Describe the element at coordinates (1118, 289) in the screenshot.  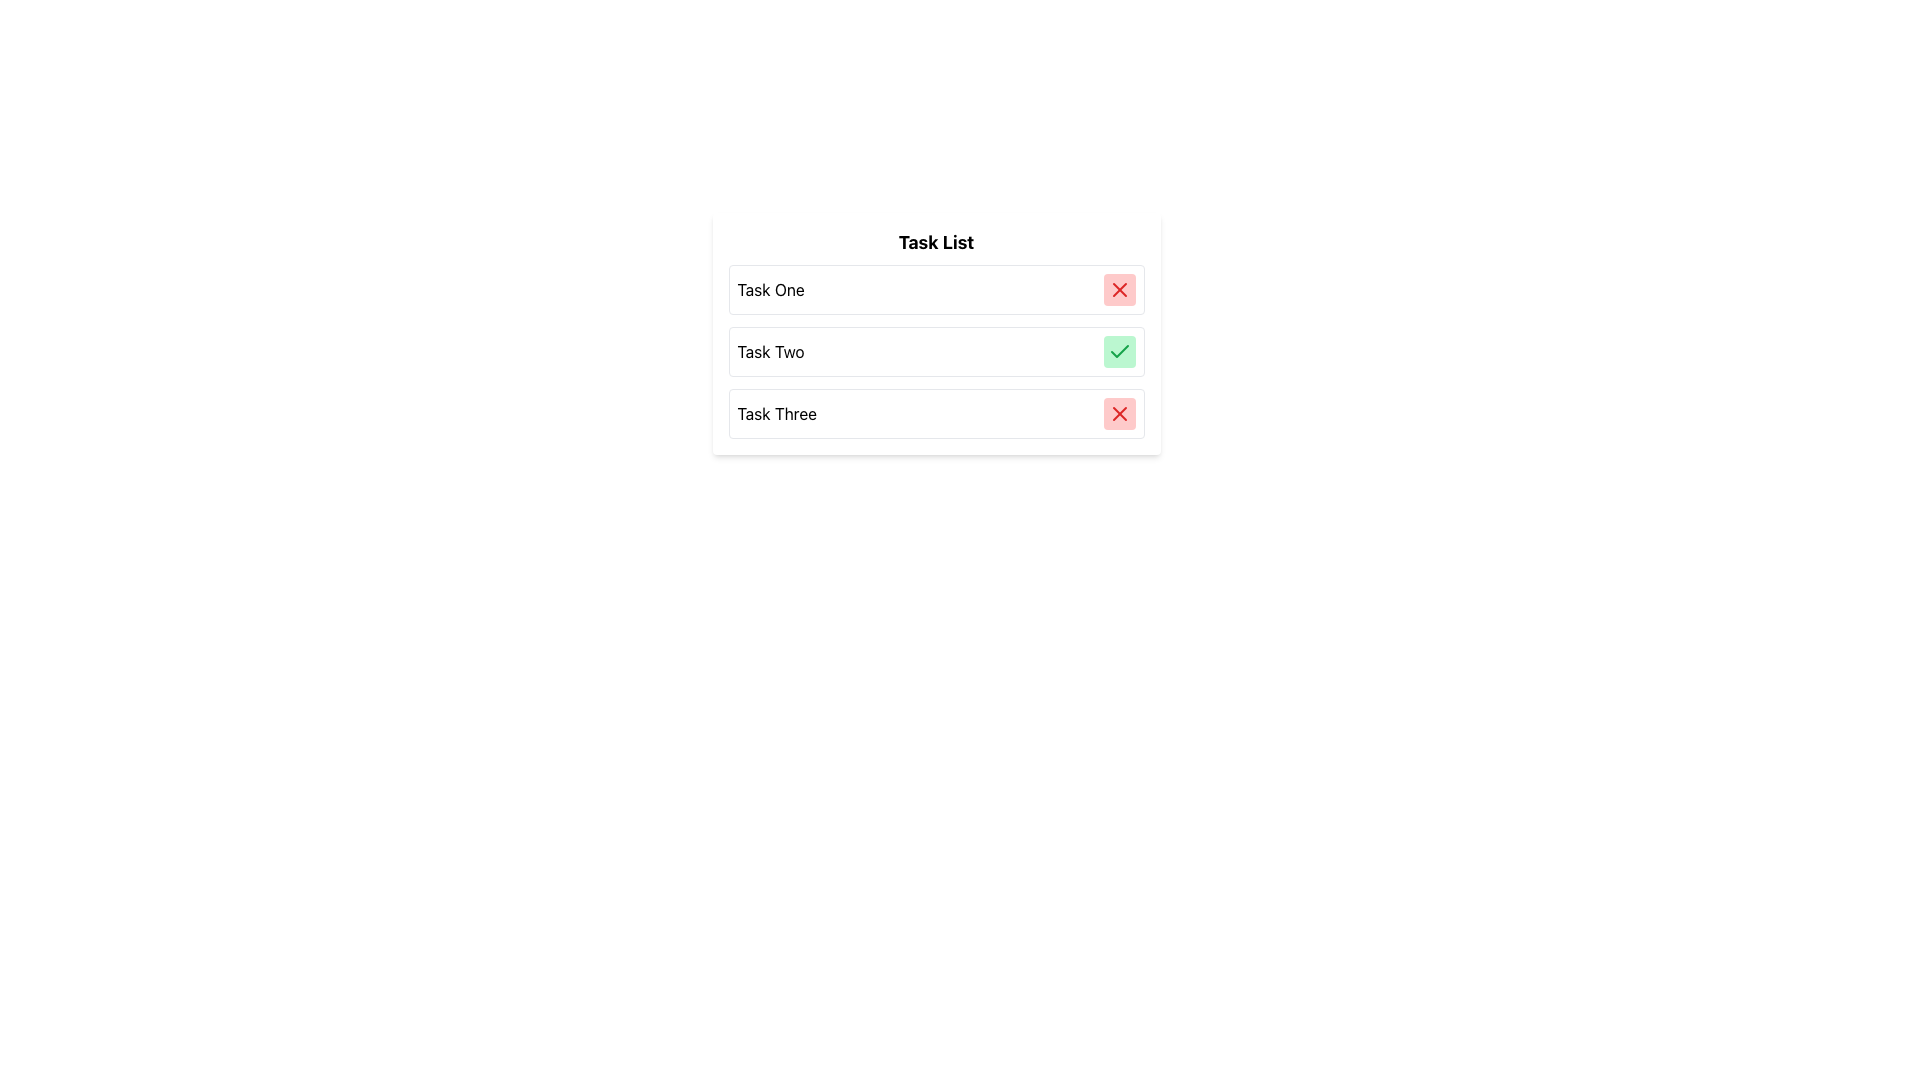
I see `the red circular icon with an 'X' symbol located to the far right of the 'Task One' text` at that location.